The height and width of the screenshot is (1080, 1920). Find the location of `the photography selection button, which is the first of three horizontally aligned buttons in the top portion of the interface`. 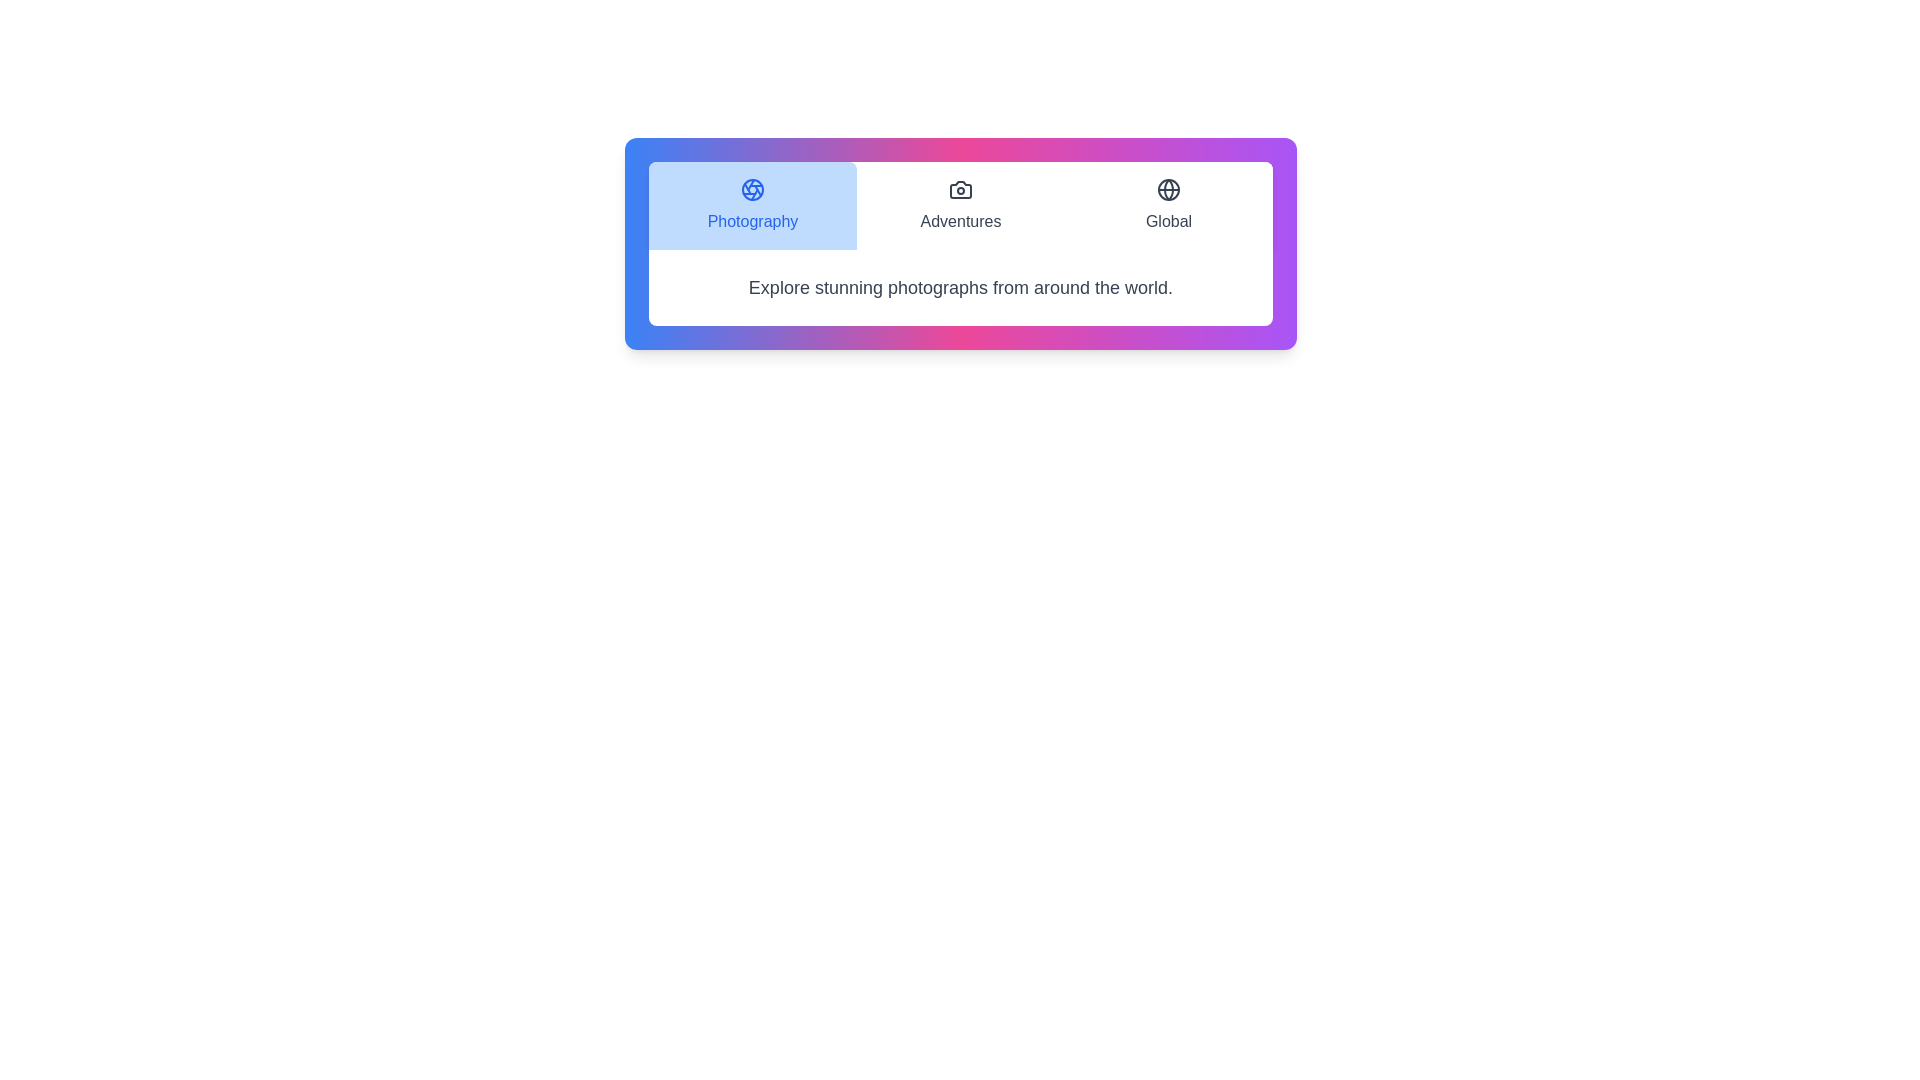

the photography selection button, which is the first of three horizontally aligned buttons in the top portion of the interface is located at coordinates (752, 205).